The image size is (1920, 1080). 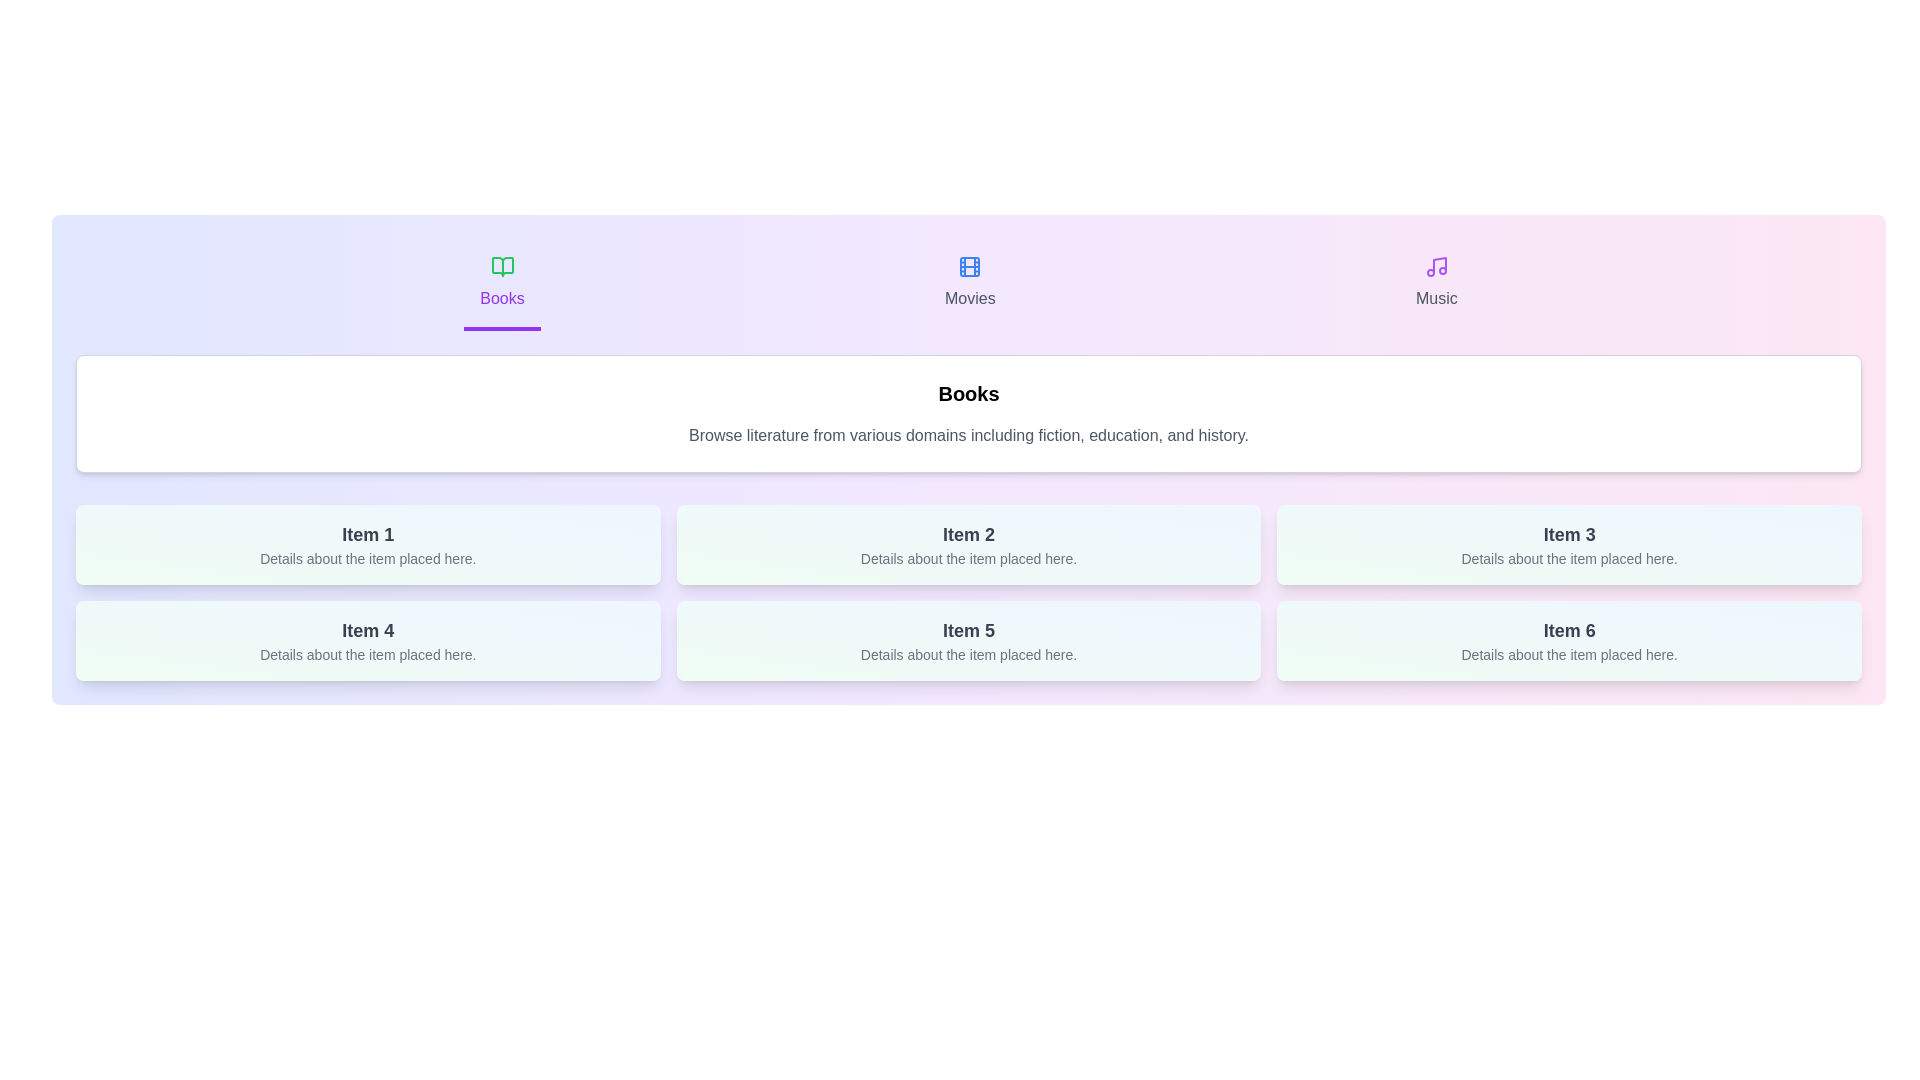 I want to click on the tab labeled Music, so click(x=1435, y=285).